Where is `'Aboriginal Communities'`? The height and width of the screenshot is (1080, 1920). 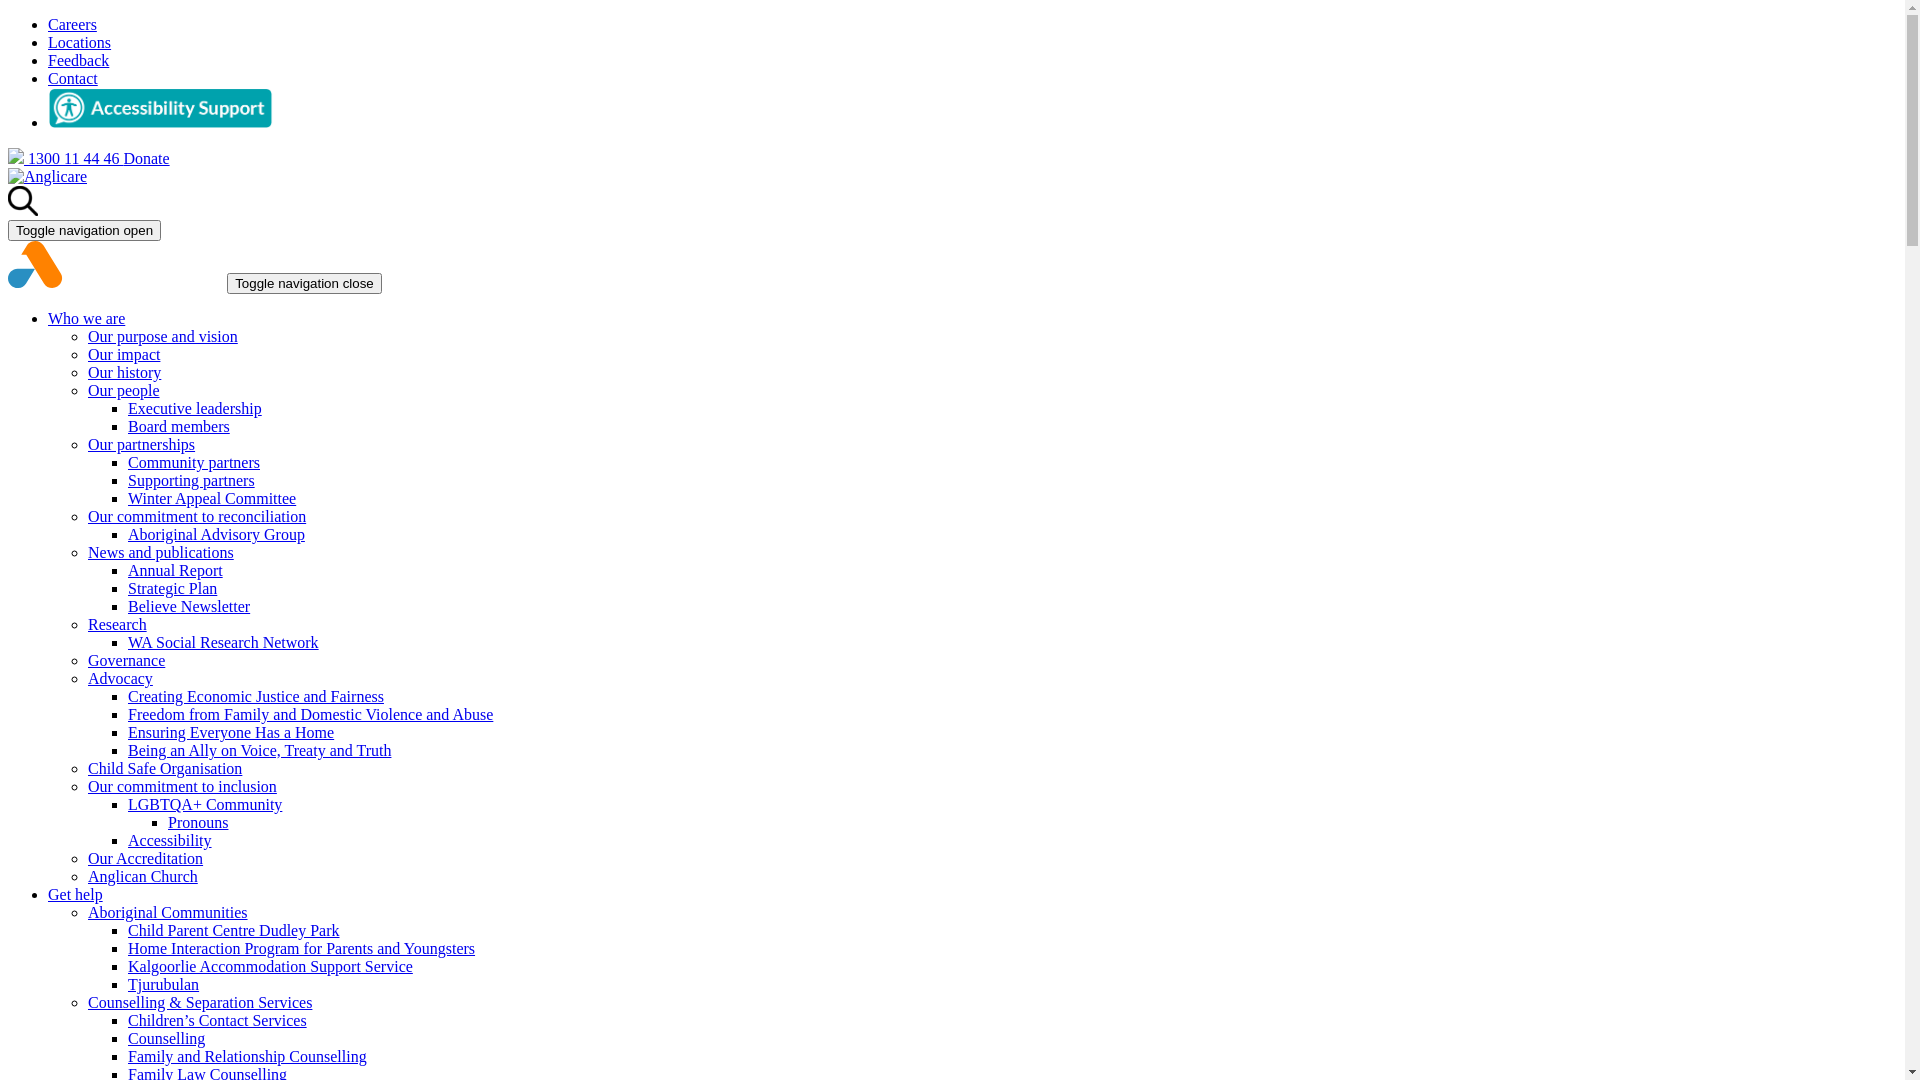 'Aboriginal Communities' is located at coordinates (86, 912).